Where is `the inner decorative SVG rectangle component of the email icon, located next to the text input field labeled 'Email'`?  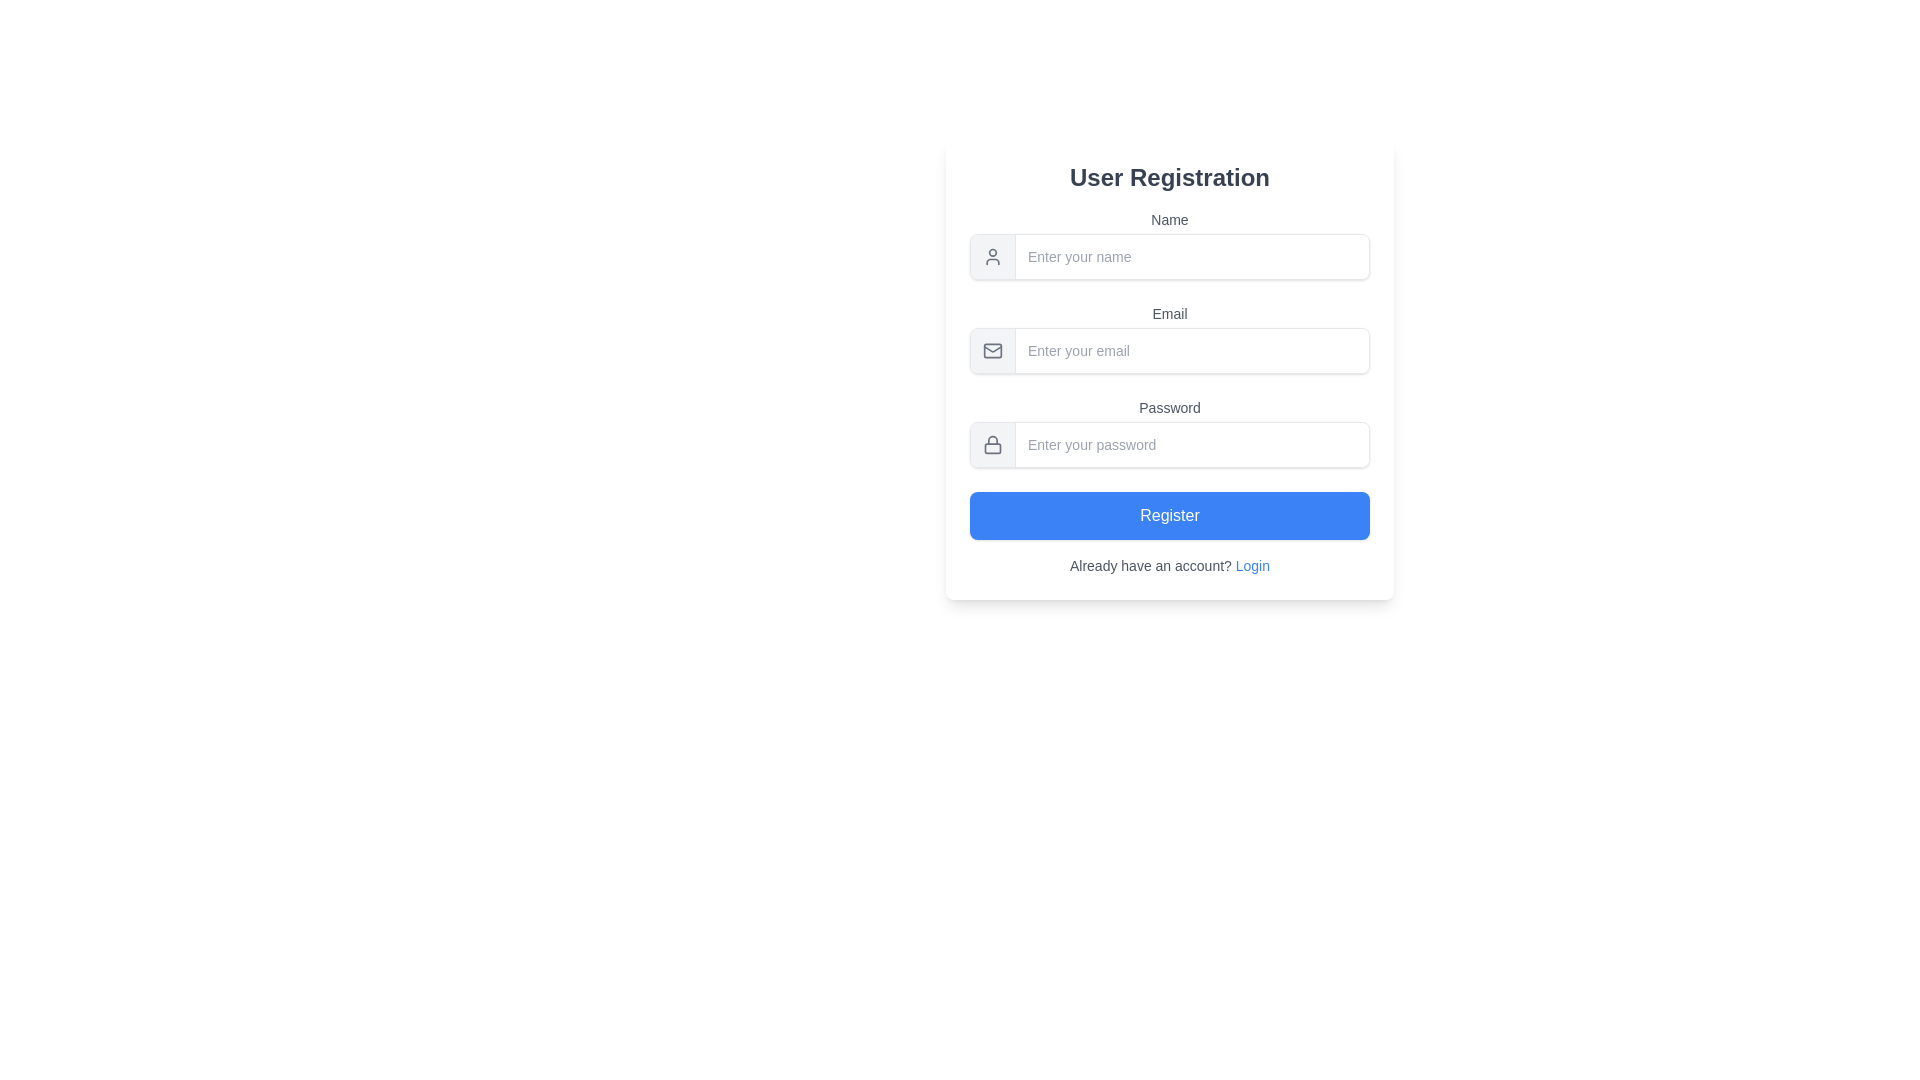
the inner decorative SVG rectangle component of the email icon, located next to the text input field labeled 'Email' is located at coordinates (993, 350).